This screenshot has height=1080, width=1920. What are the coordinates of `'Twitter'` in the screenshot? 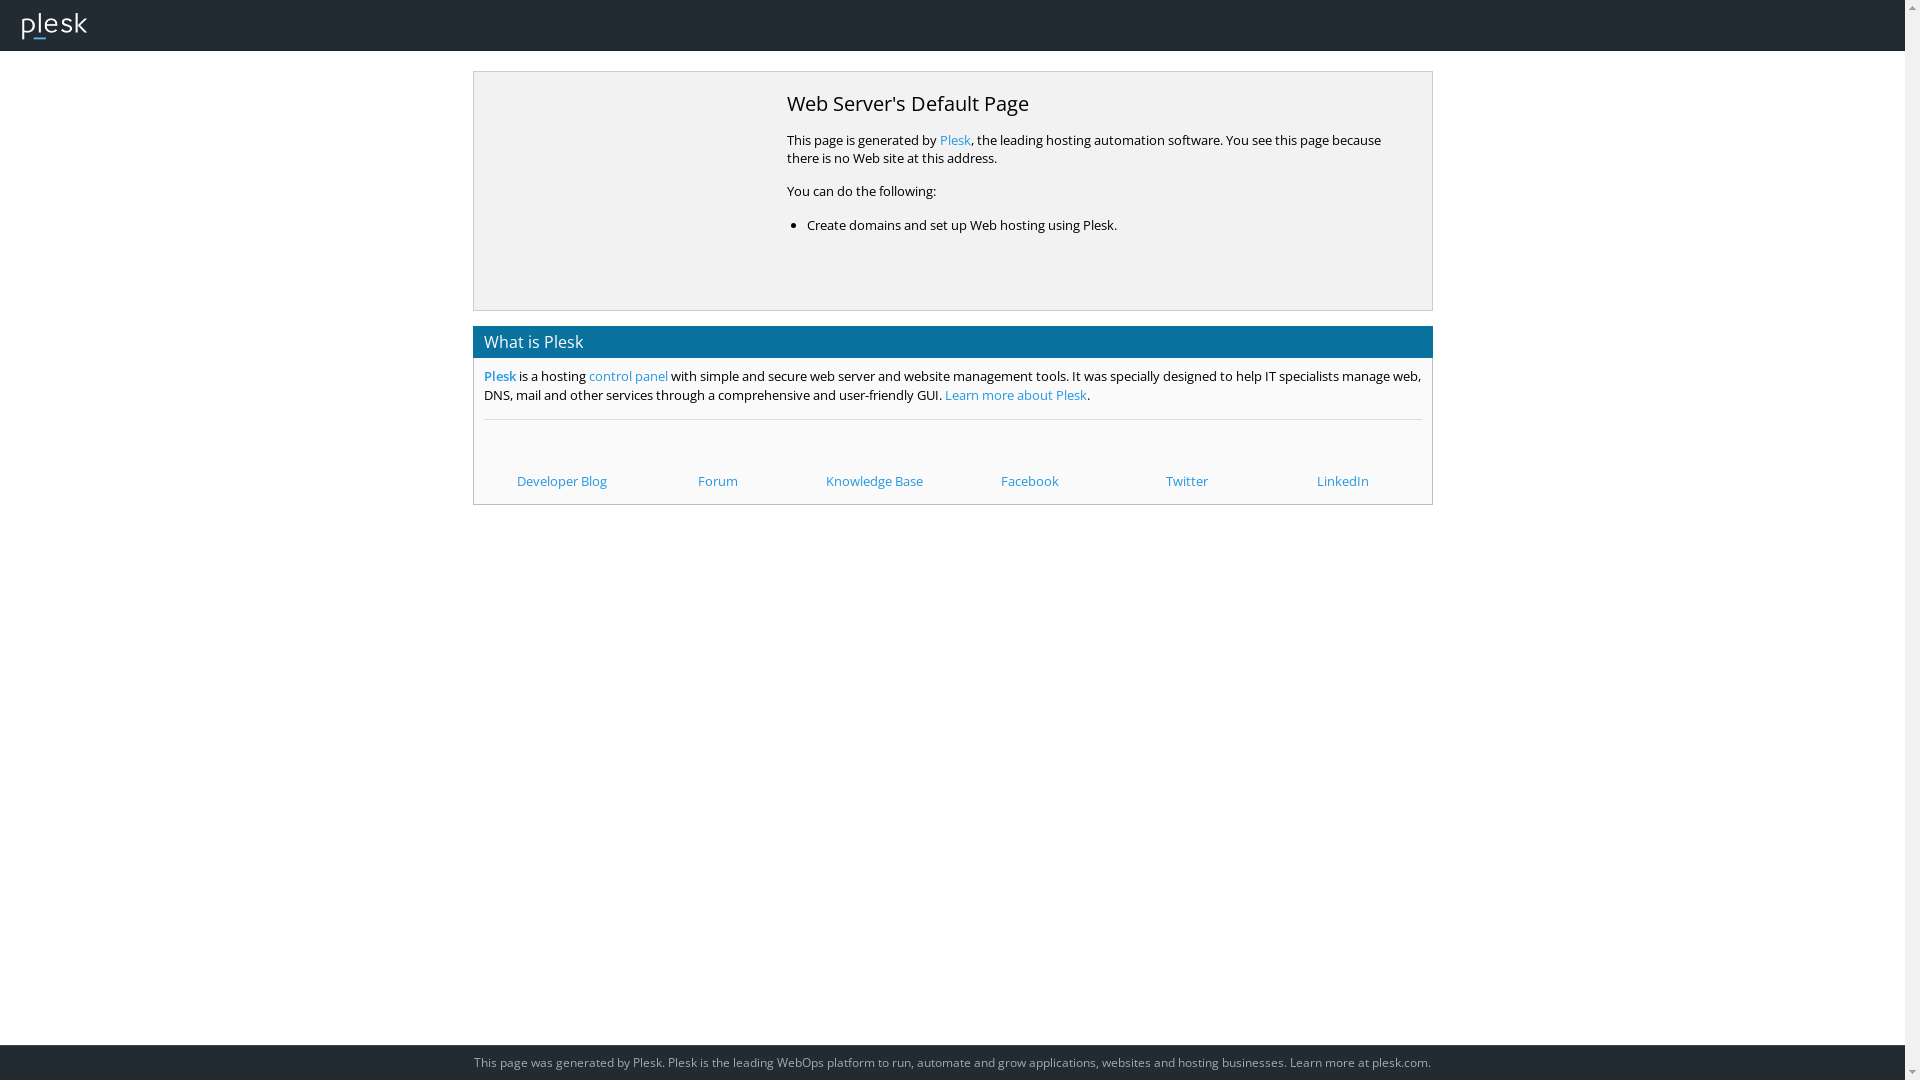 It's located at (1186, 462).